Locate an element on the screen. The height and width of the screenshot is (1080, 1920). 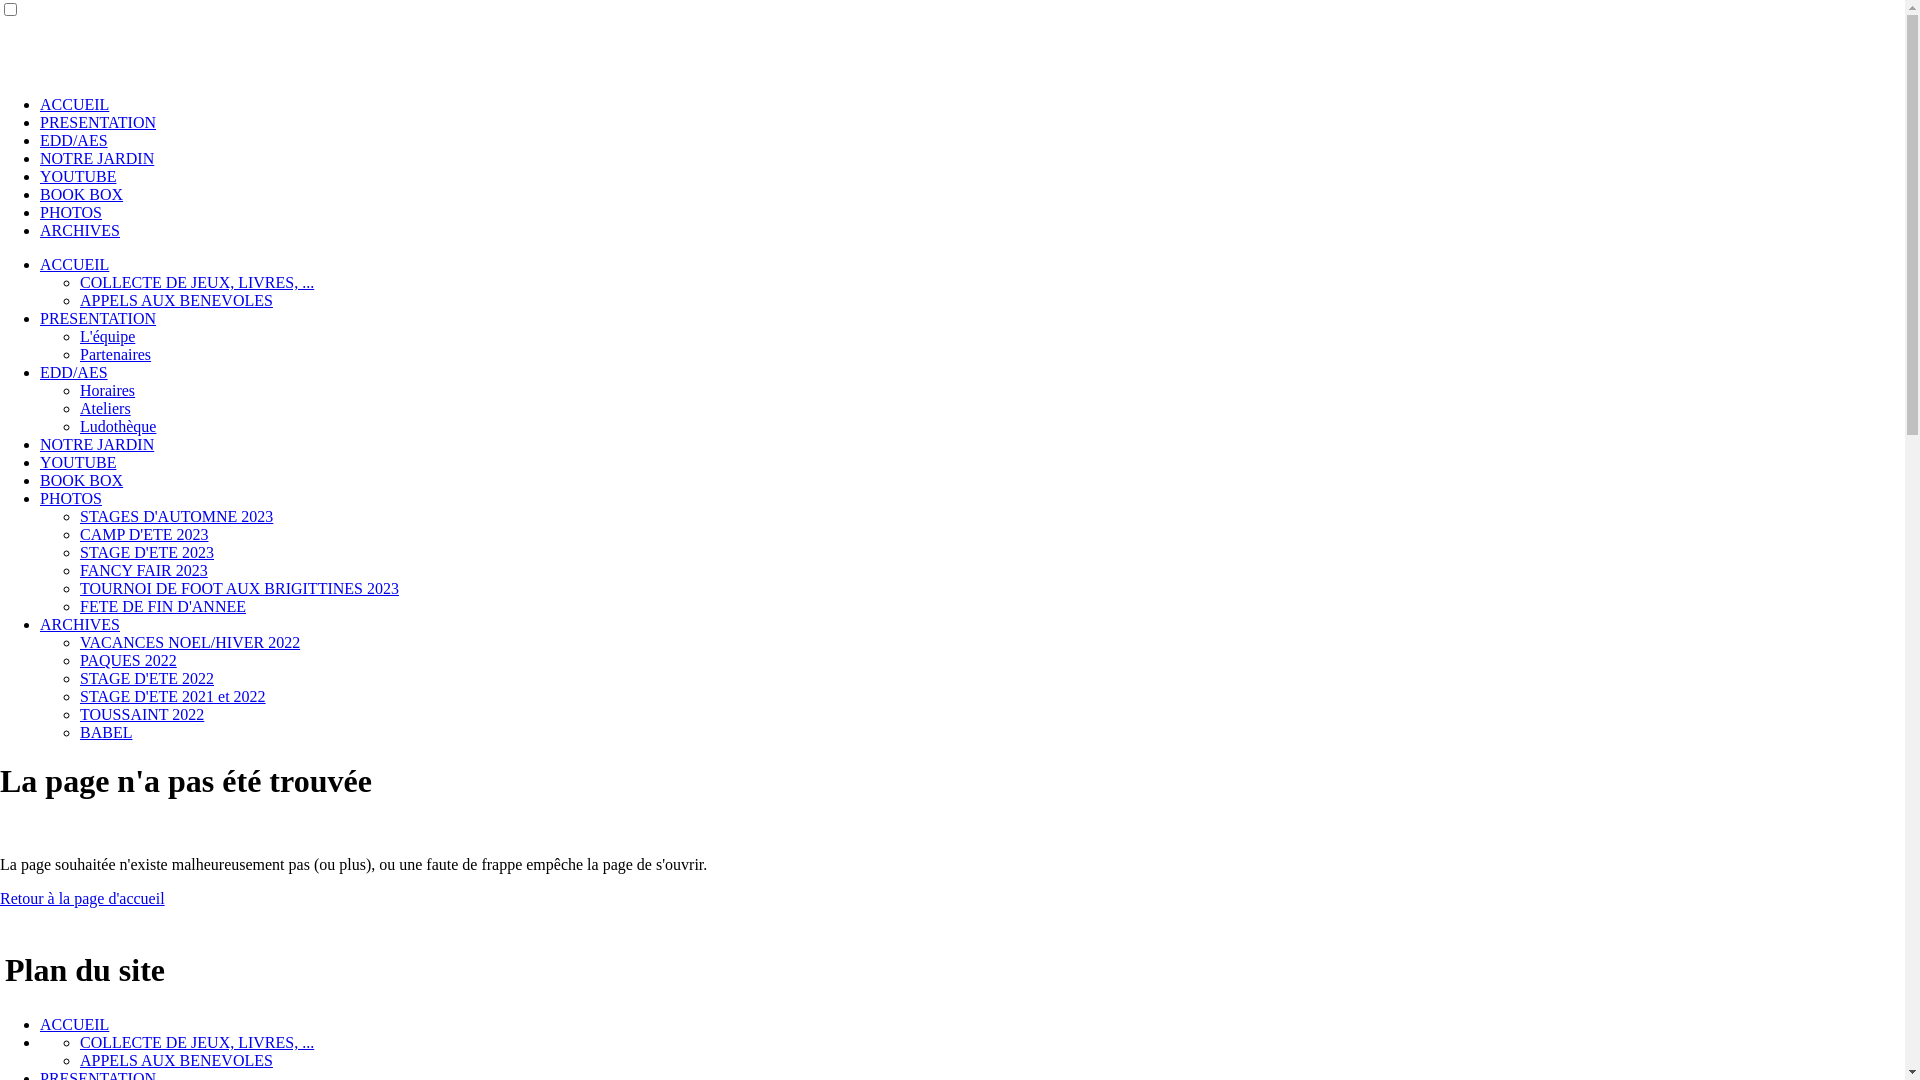
'STAGES D'AUTOMNE 2023' is located at coordinates (80, 515).